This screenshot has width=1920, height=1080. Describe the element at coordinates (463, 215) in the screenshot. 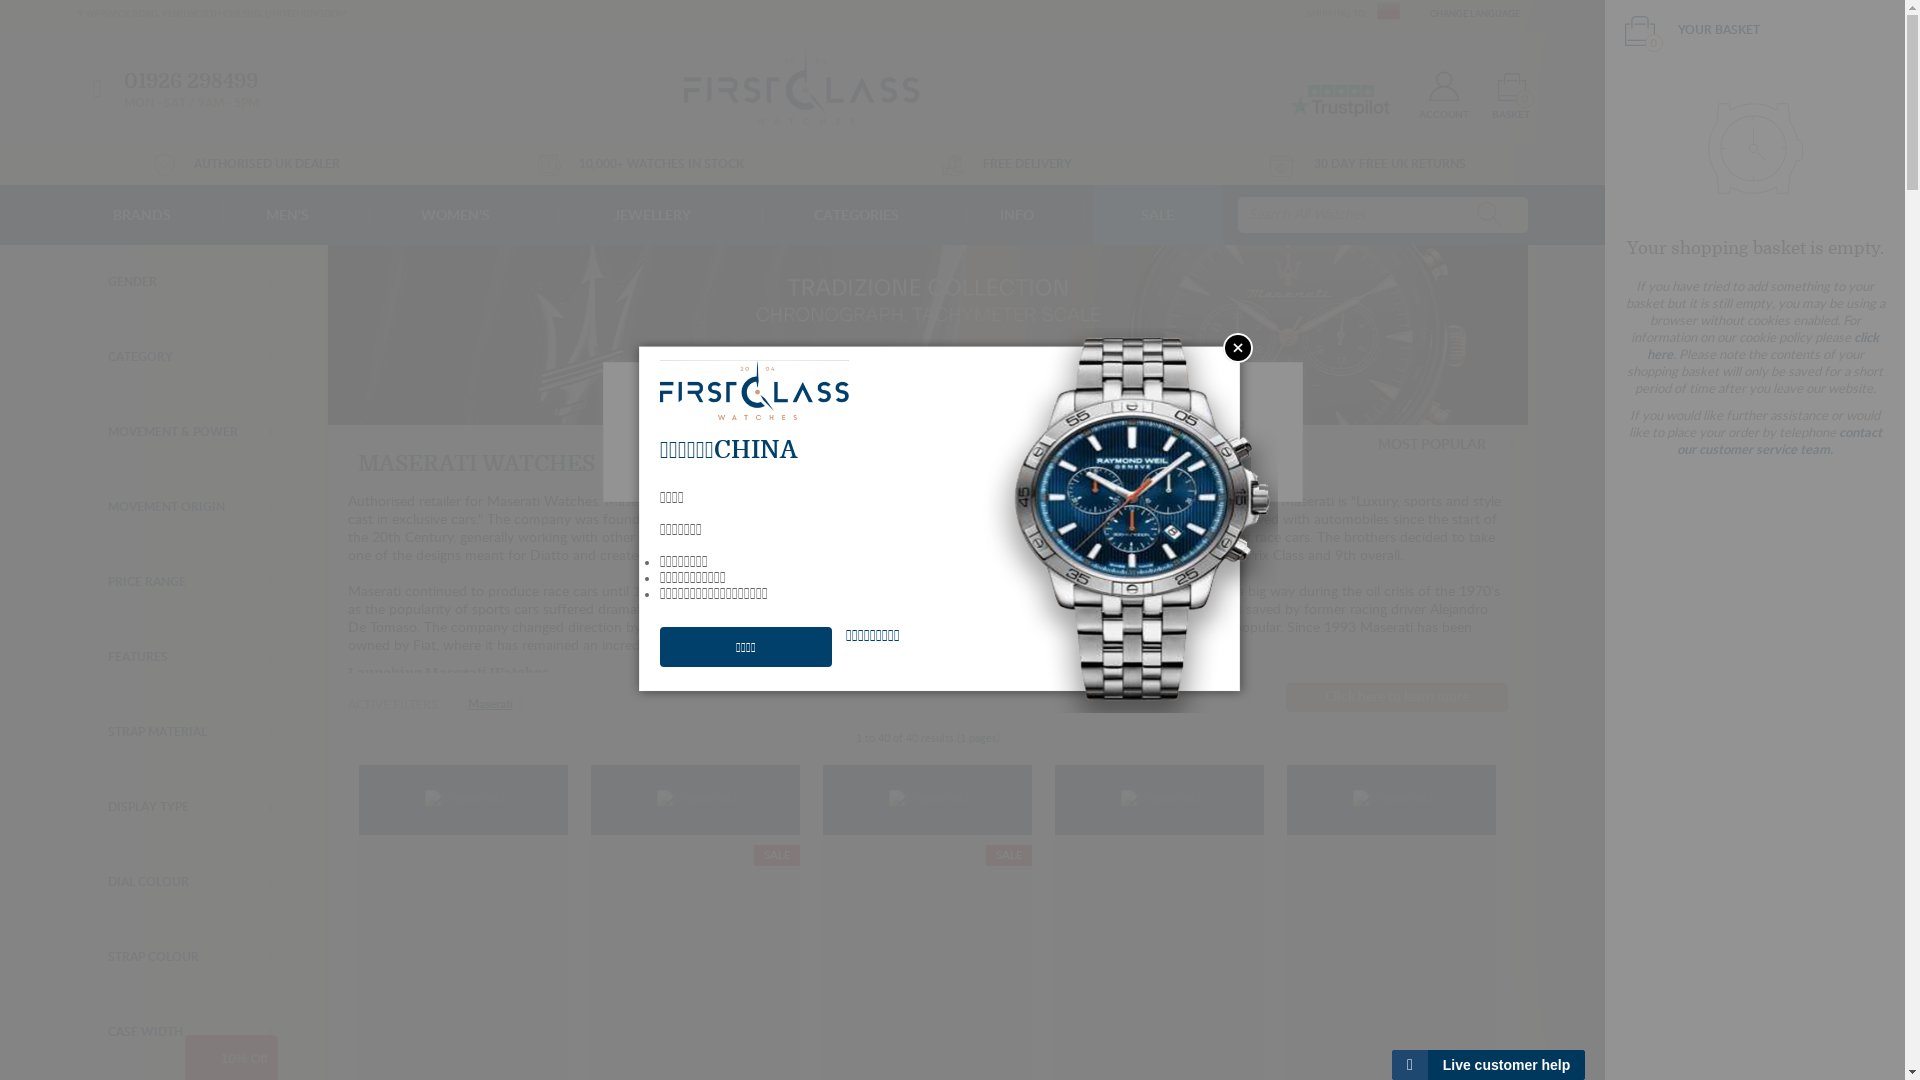

I see `'WOMEN'S'` at that location.